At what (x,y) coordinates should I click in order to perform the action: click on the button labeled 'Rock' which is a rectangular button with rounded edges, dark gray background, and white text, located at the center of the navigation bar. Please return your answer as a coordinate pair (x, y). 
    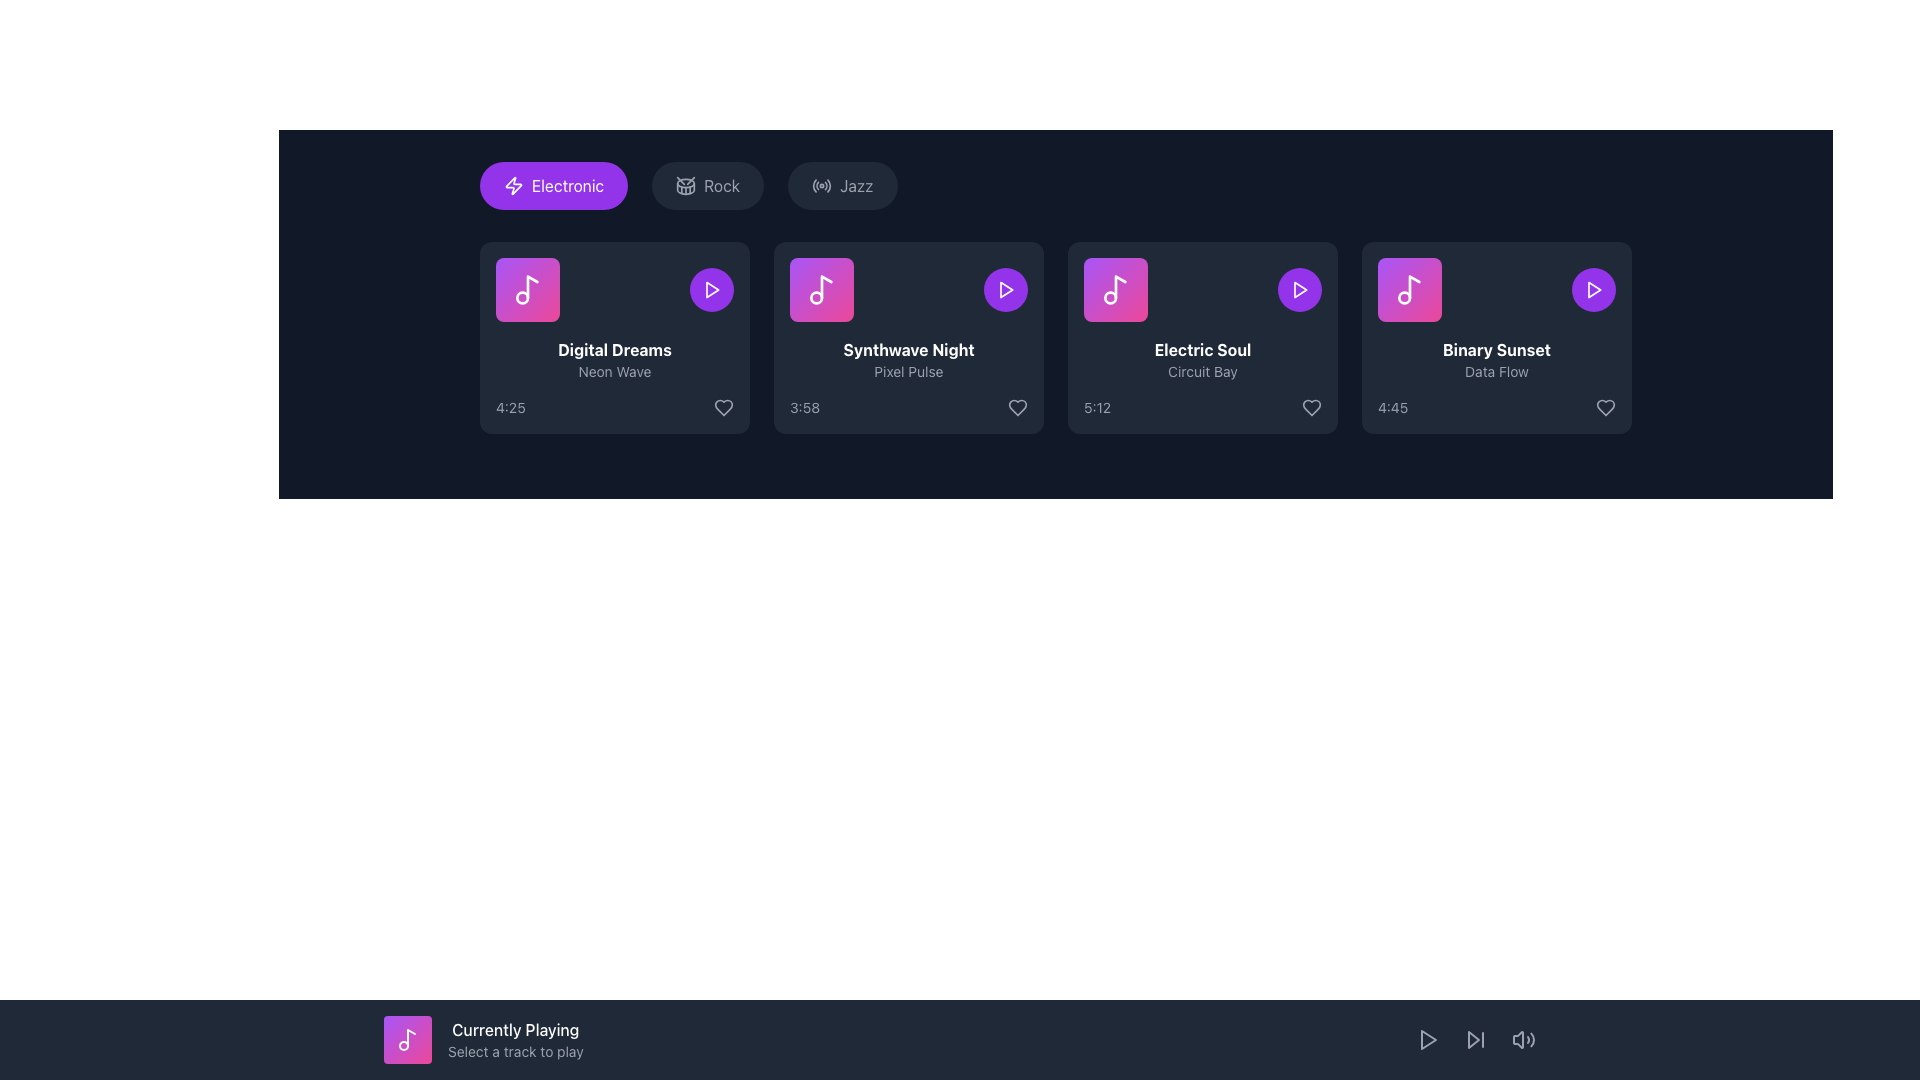
    Looking at the image, I should click on (708, 185).